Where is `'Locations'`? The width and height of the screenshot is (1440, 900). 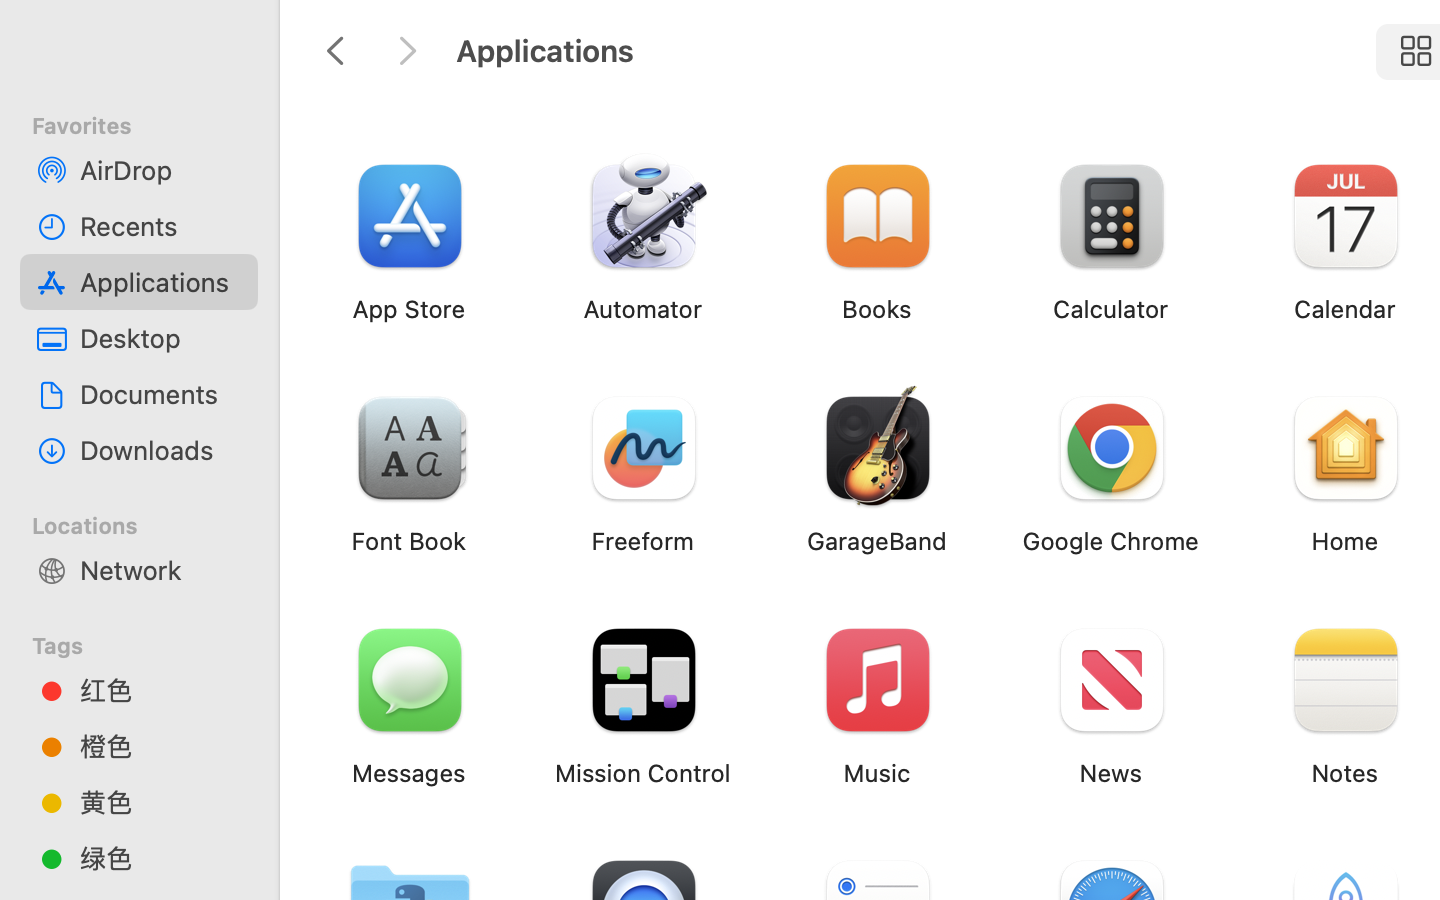
'Locations' is located at coordinates (150, 521).